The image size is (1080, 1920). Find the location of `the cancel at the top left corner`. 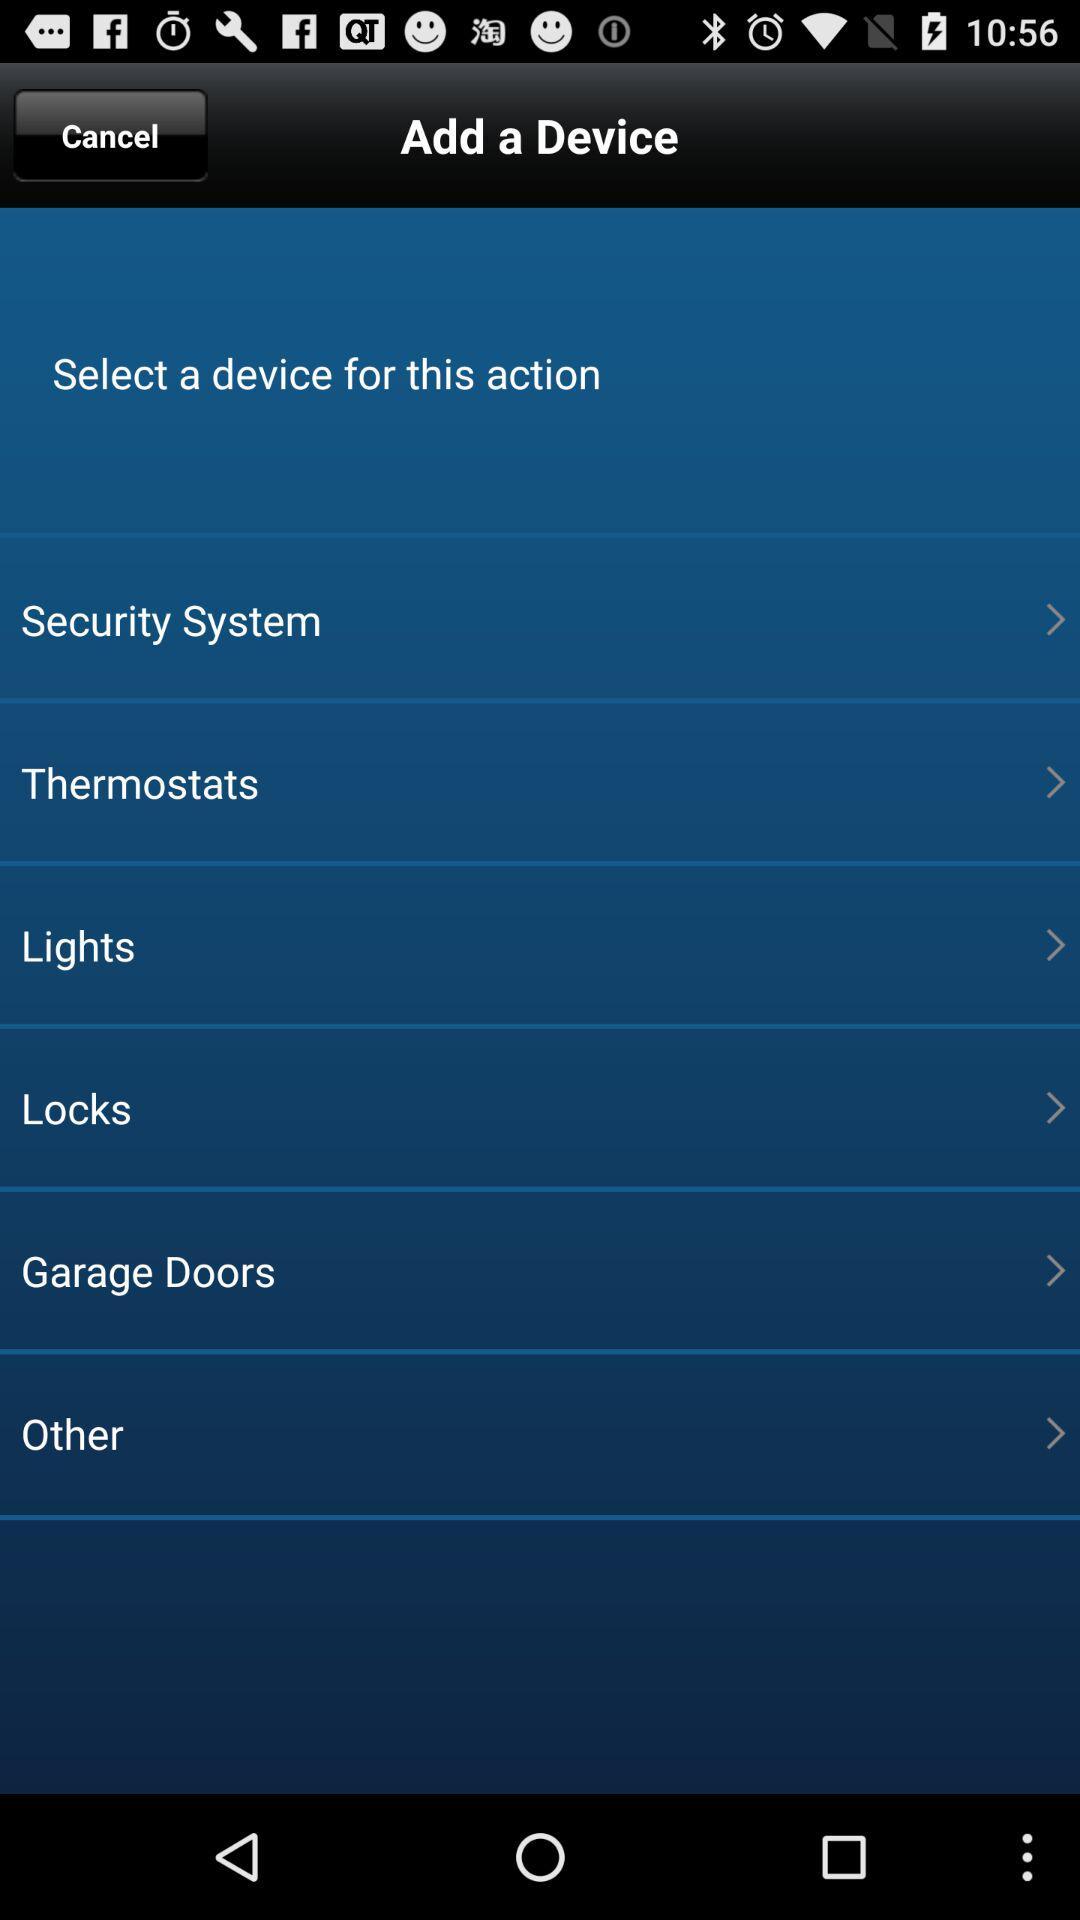

the cancel at the top left corner is located at coordinates (110, 134).